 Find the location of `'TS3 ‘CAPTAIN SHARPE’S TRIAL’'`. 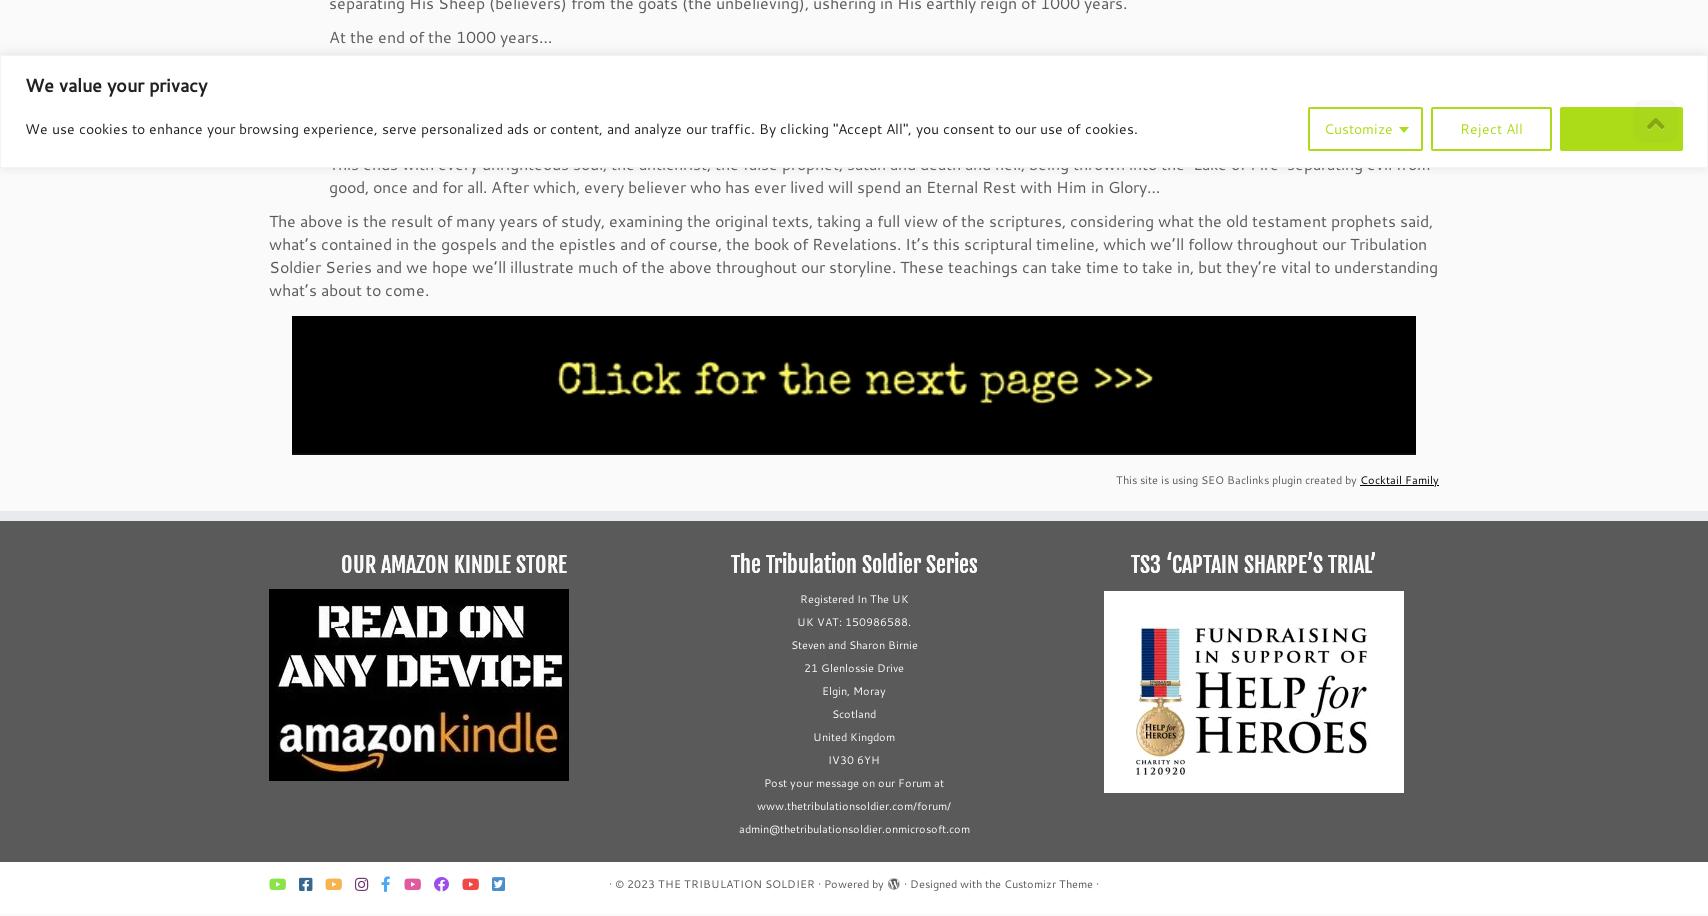

'TS3 ‘CAPTAIN SHARPE’S TRIAL’' is located at coordinates (1131, 565).